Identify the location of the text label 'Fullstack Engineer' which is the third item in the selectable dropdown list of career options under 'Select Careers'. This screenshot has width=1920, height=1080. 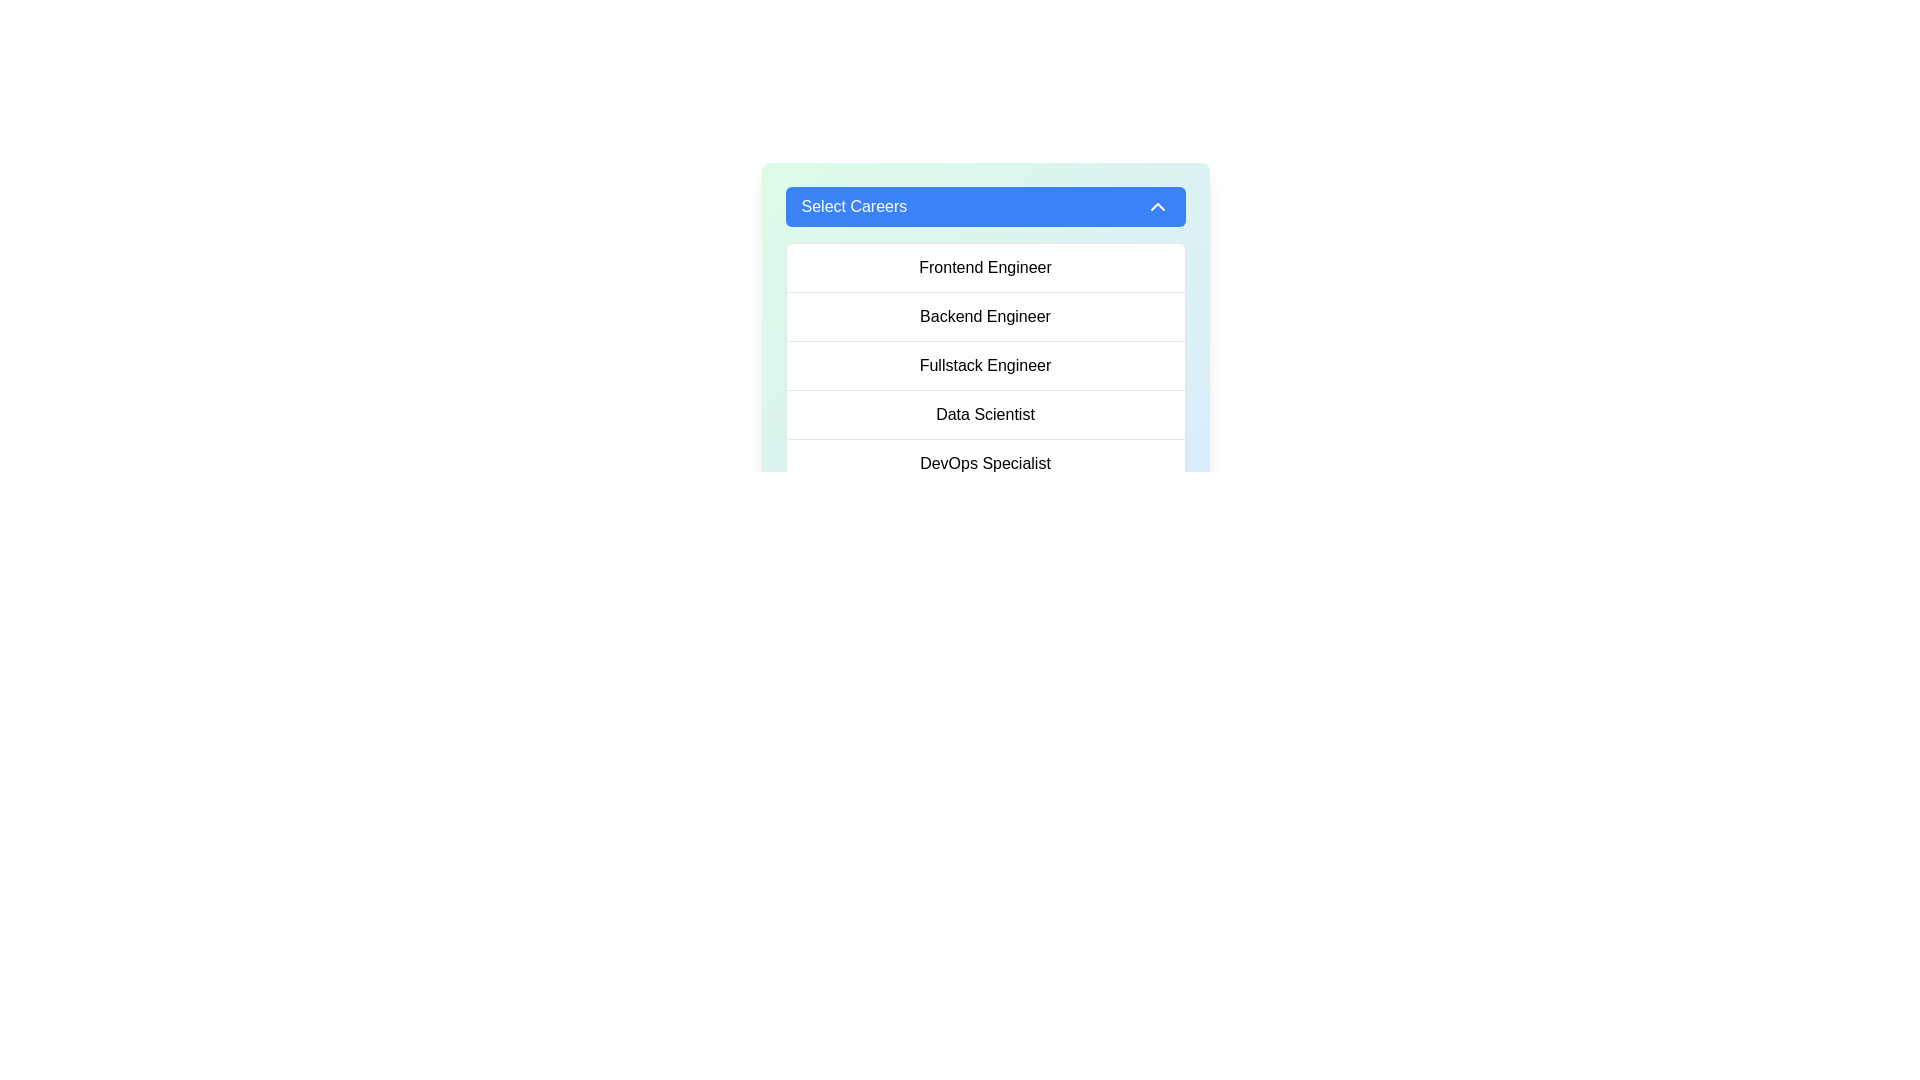
(985, 365).